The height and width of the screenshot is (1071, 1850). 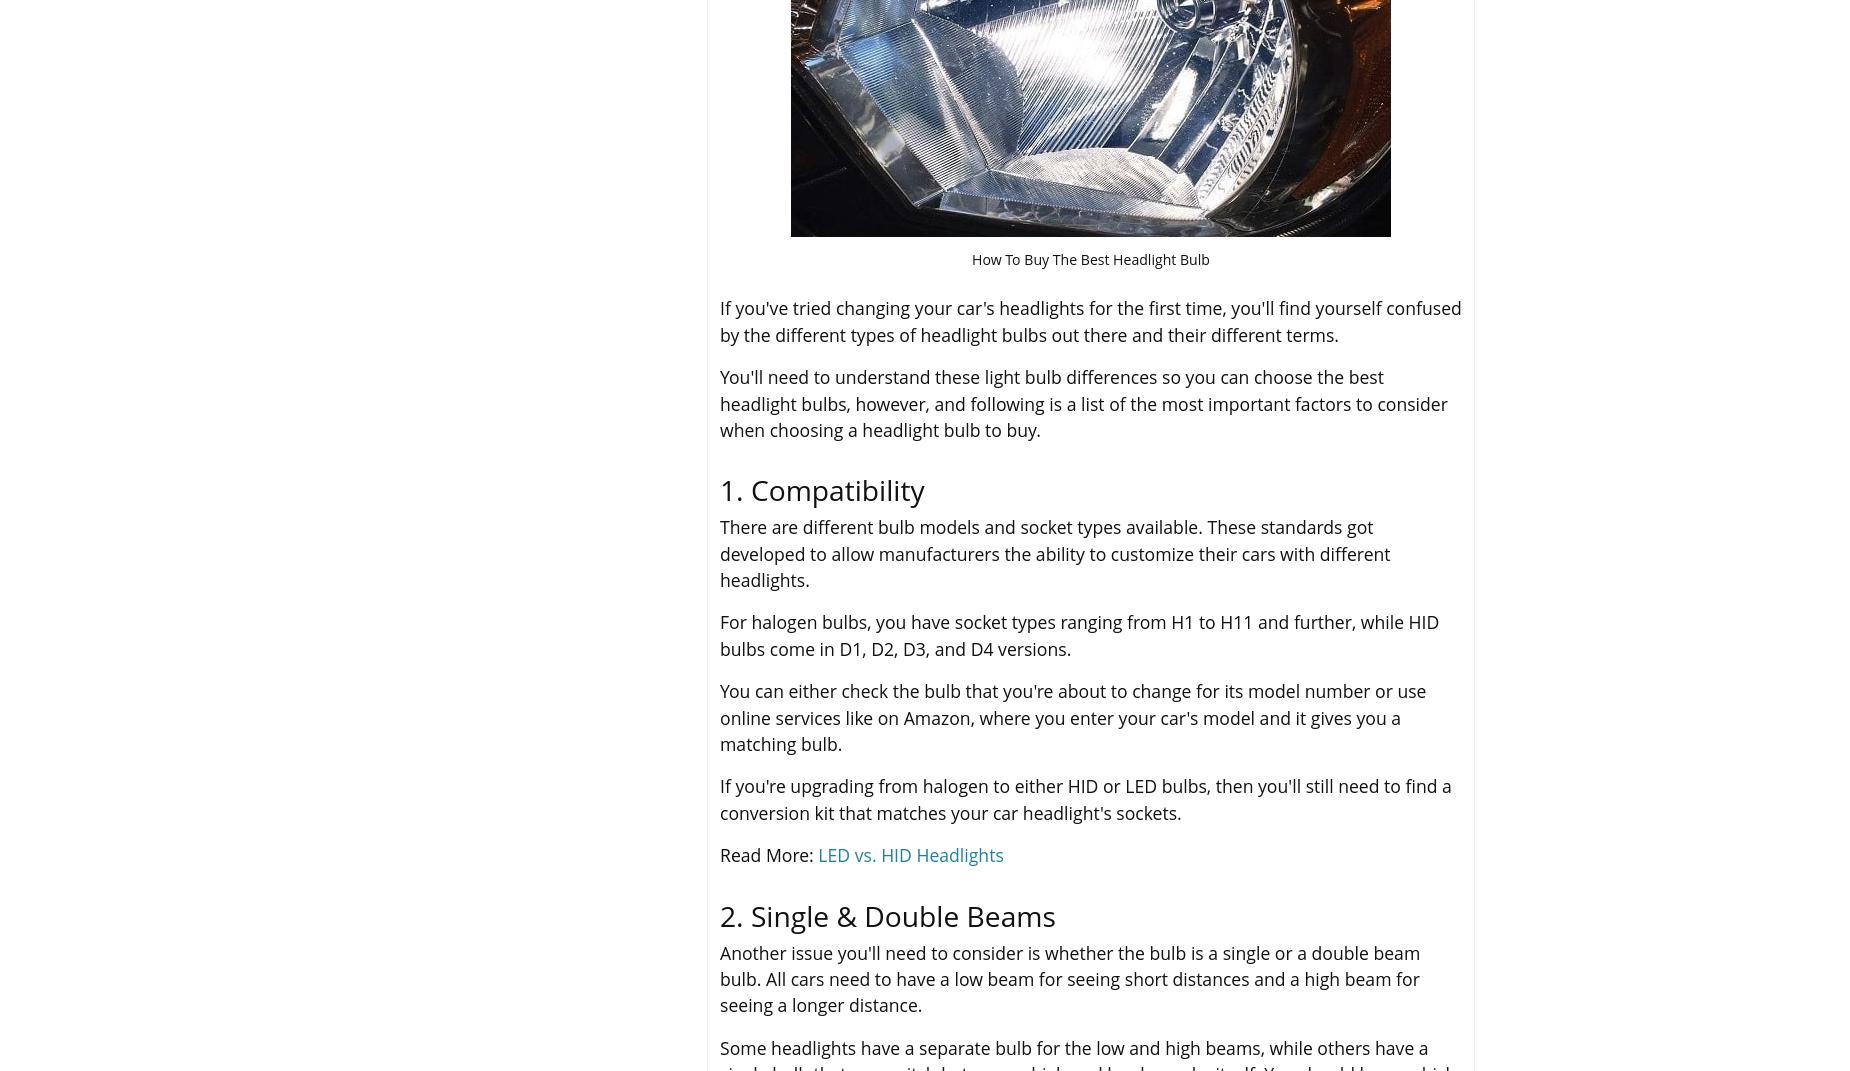 I want to click on 'If you've tried changing your car's headlights for the first time, you'll find yourself confused by the different types of headlight bulbs out there and their different terms.', so click(x=1089, y=319).